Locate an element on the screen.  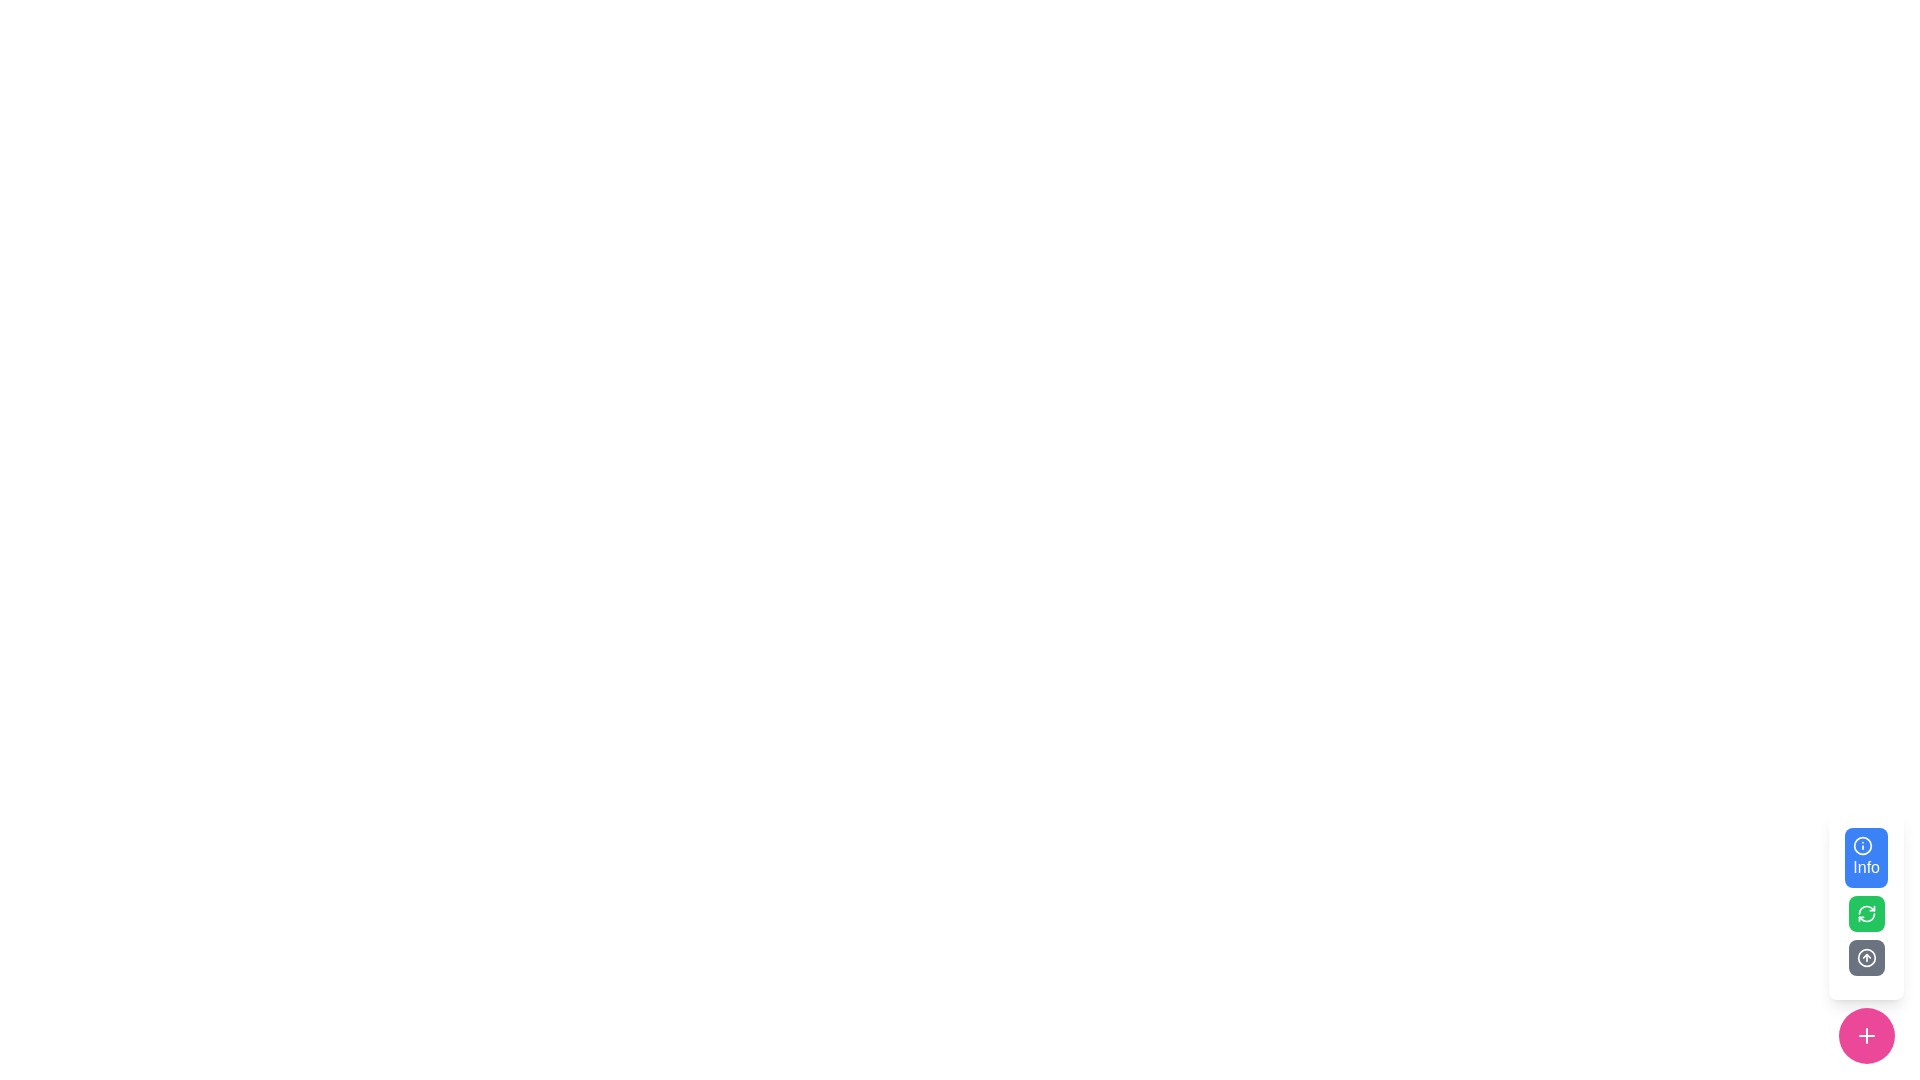
the green square-shaped refresh button with a white circular arrow icon located between the blue 'Info' button and the gray upward arrow button is located at coordinates (1865, 914).